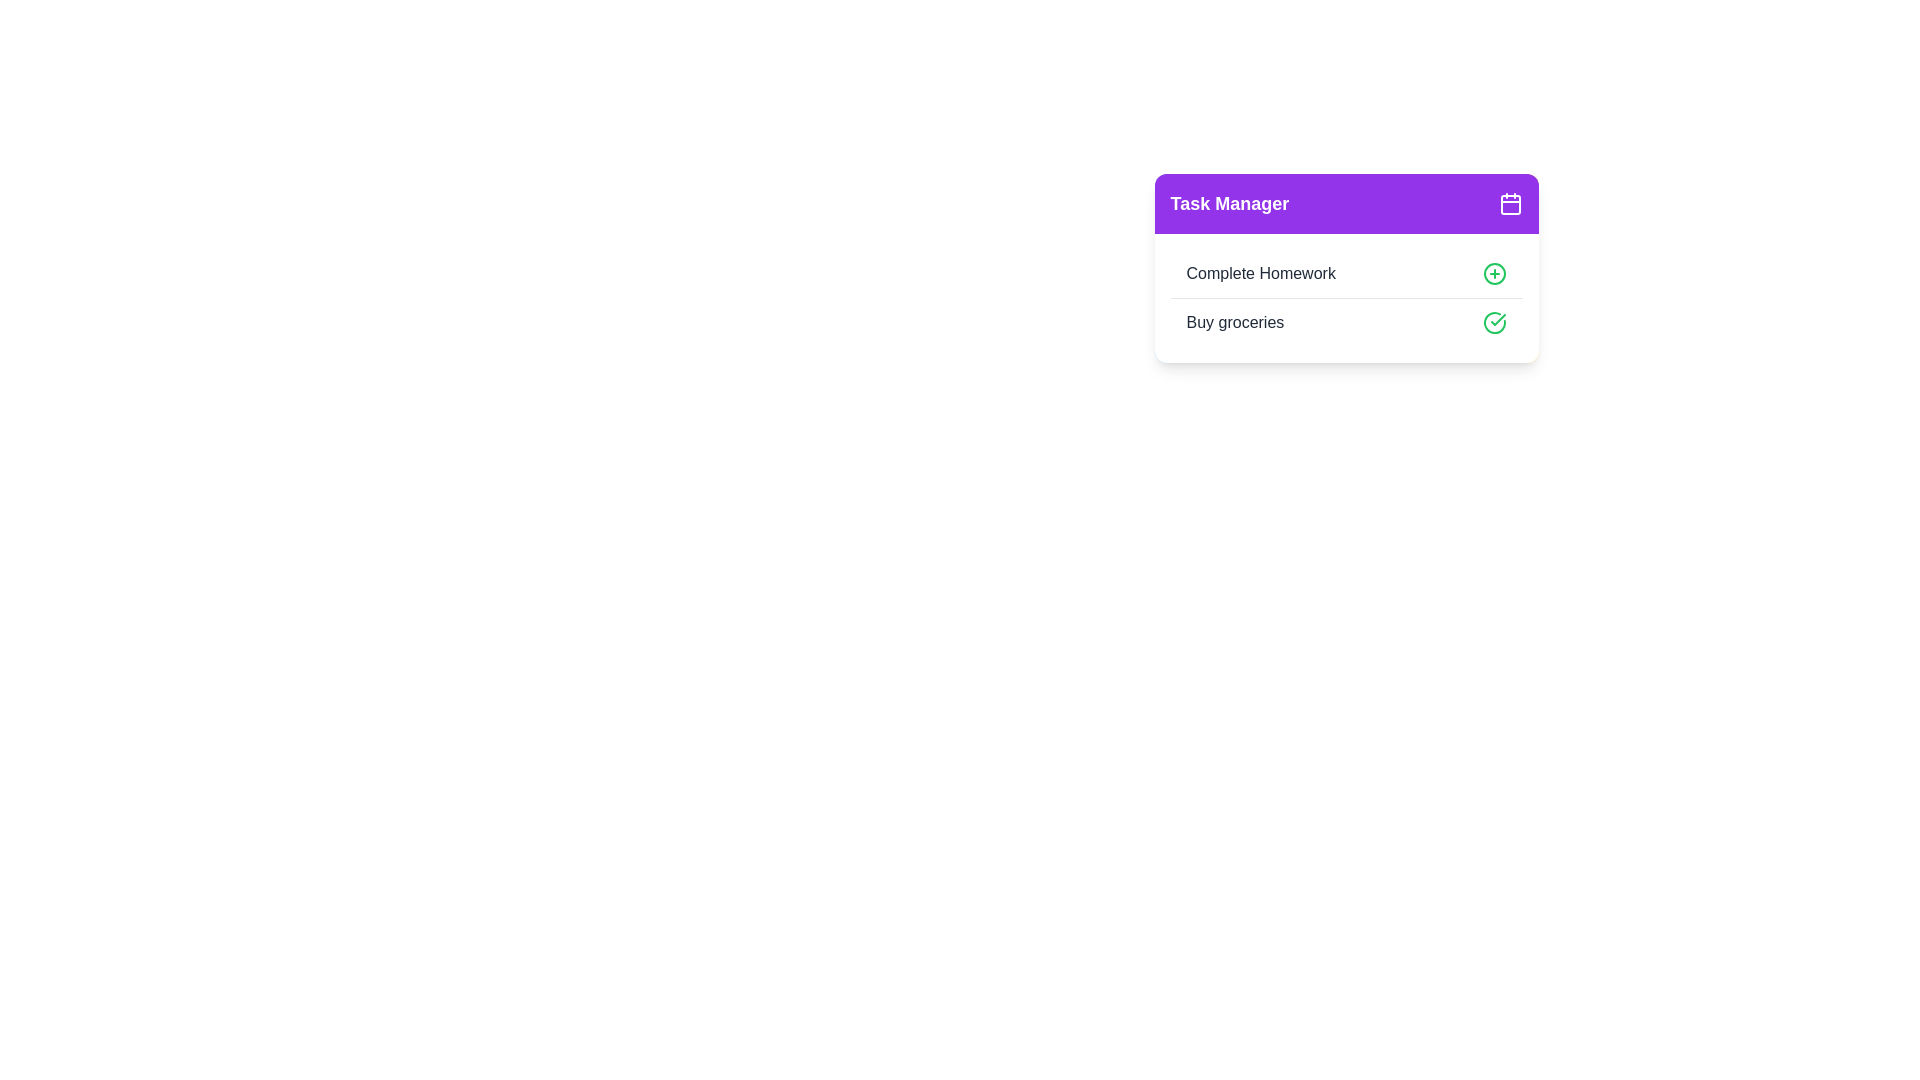  Describe the element at coordinates (1510, 204) in the screenshot. I see `purple calendar icon located in the top-right corner of the 'Task Manager' header` at that location.